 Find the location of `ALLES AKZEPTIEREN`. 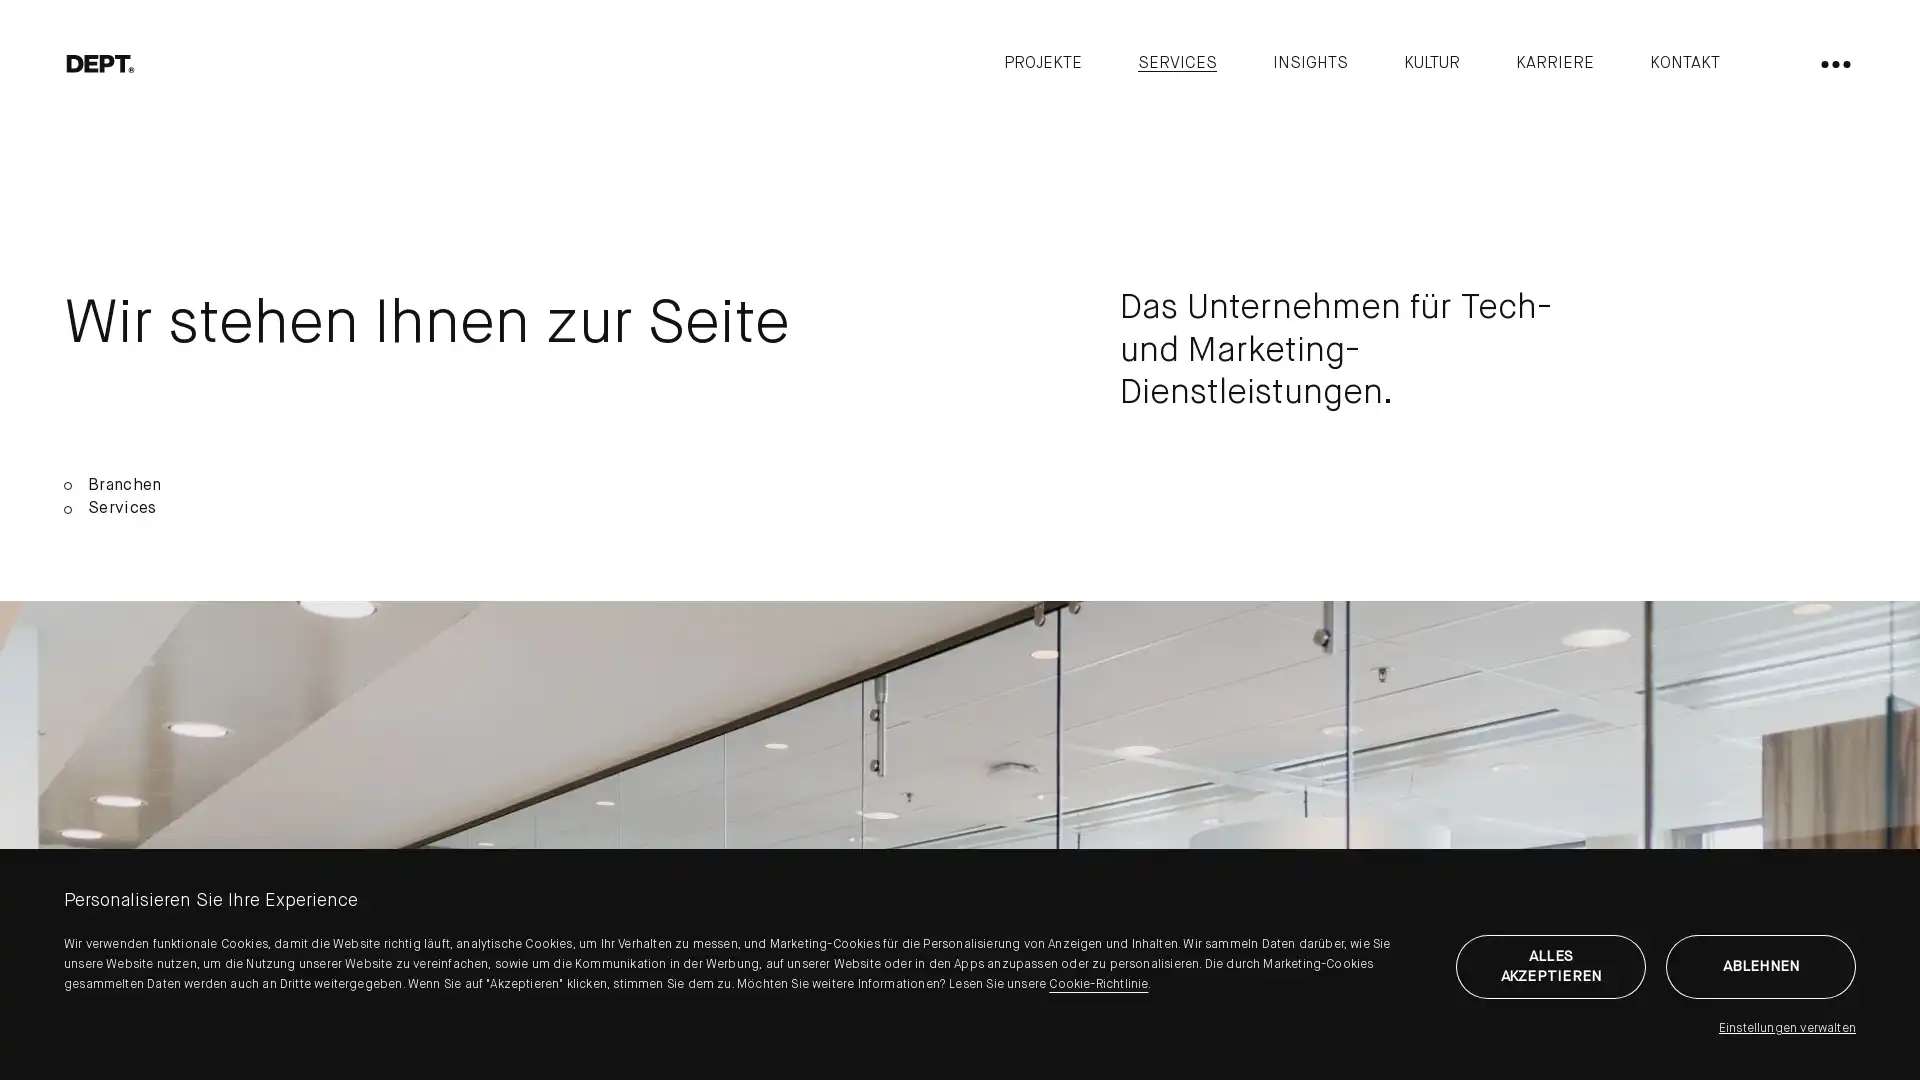

ALLES AKZEPTIEREN is located at coordinates (1549, 966).